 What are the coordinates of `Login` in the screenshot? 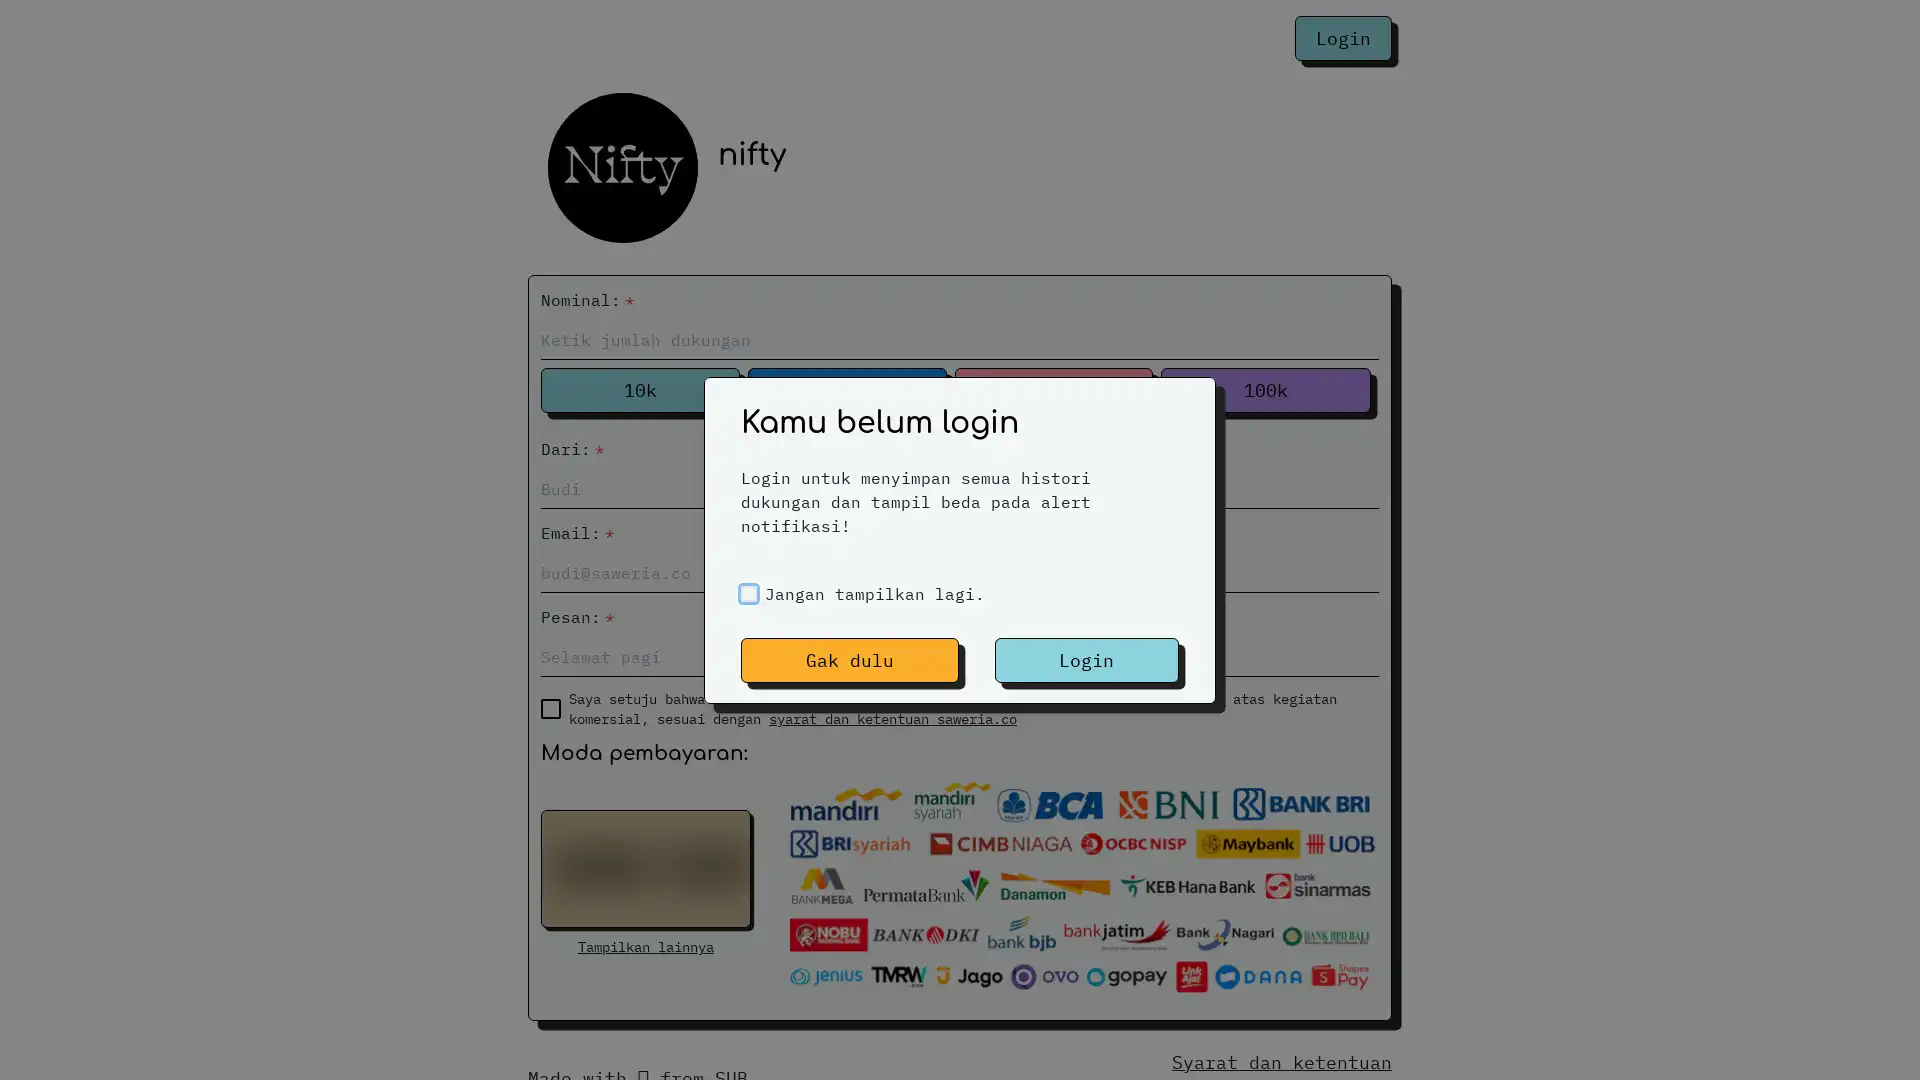 It's located at (1343, 38).